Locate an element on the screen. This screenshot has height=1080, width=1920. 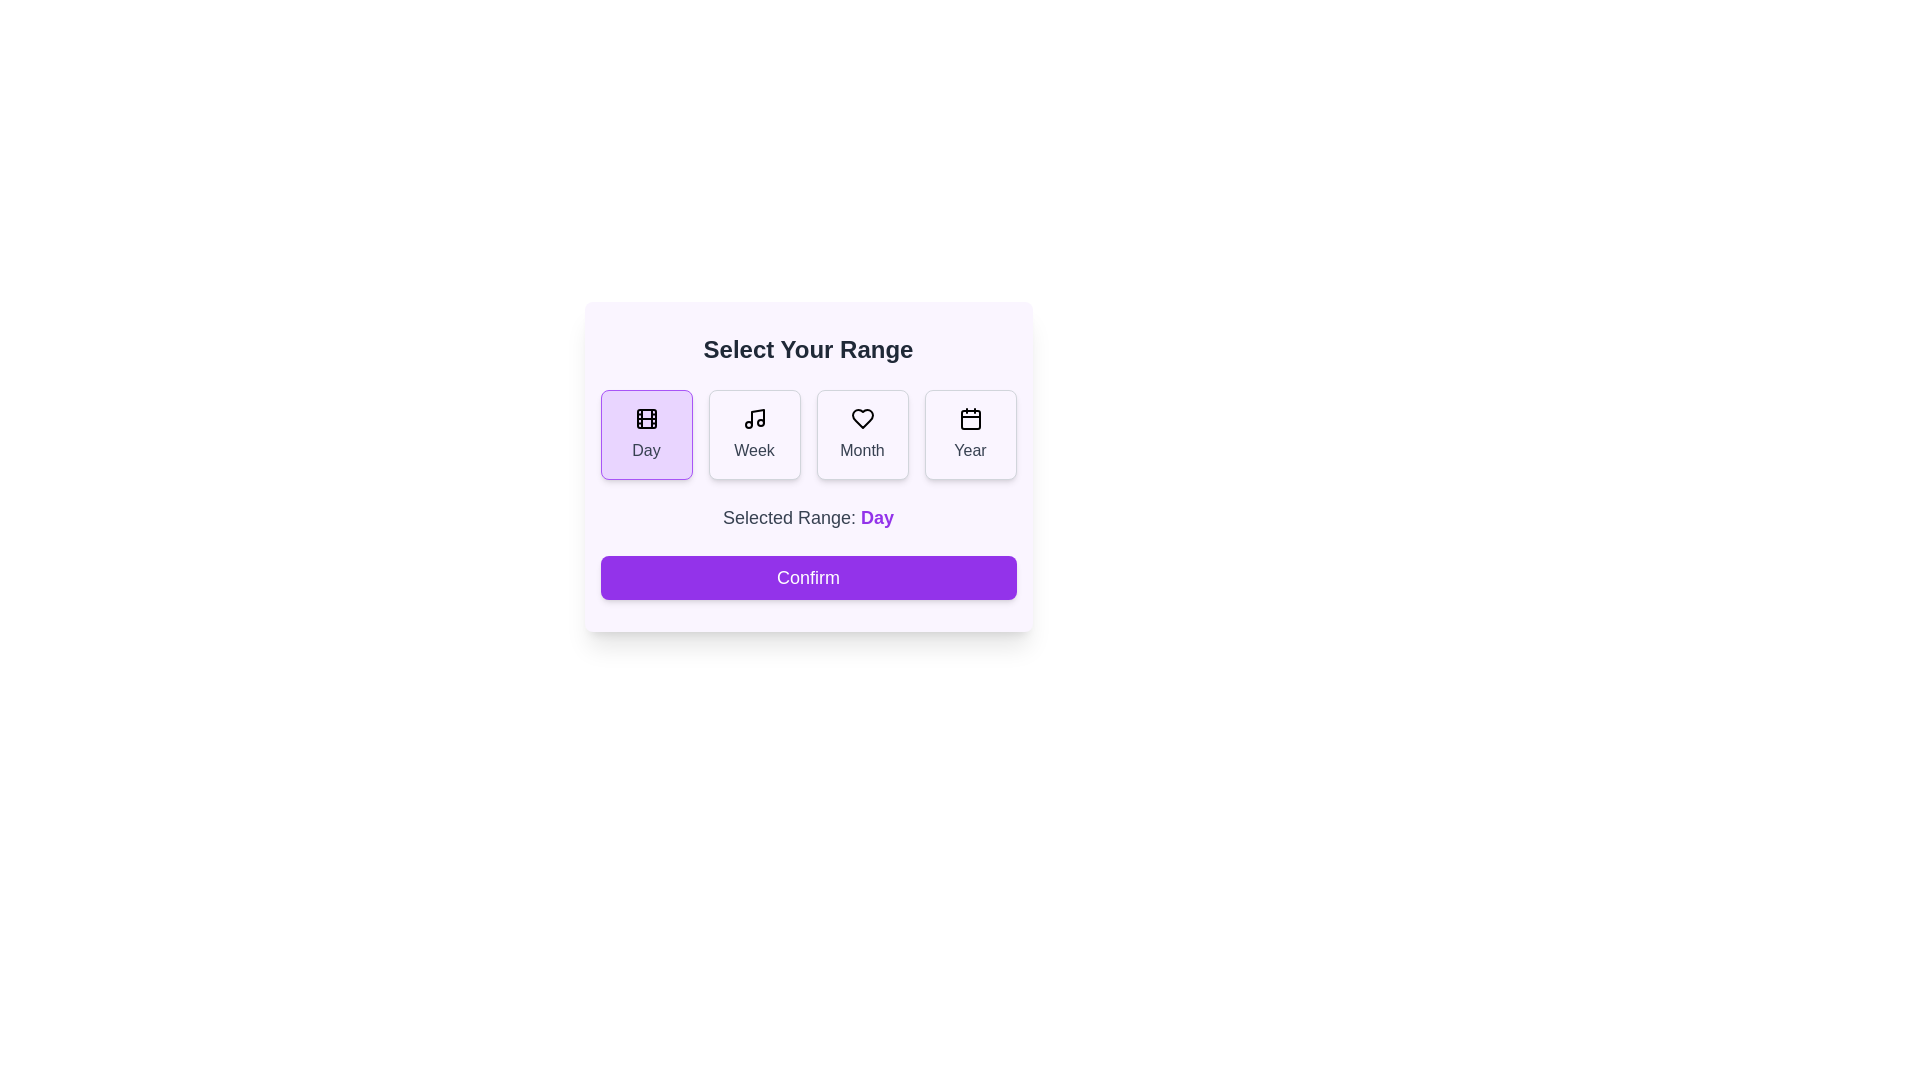
the icon resembling two overlapping musical notes, located near the top of the box labeled 'Week' is located at coordinates (753, 418).